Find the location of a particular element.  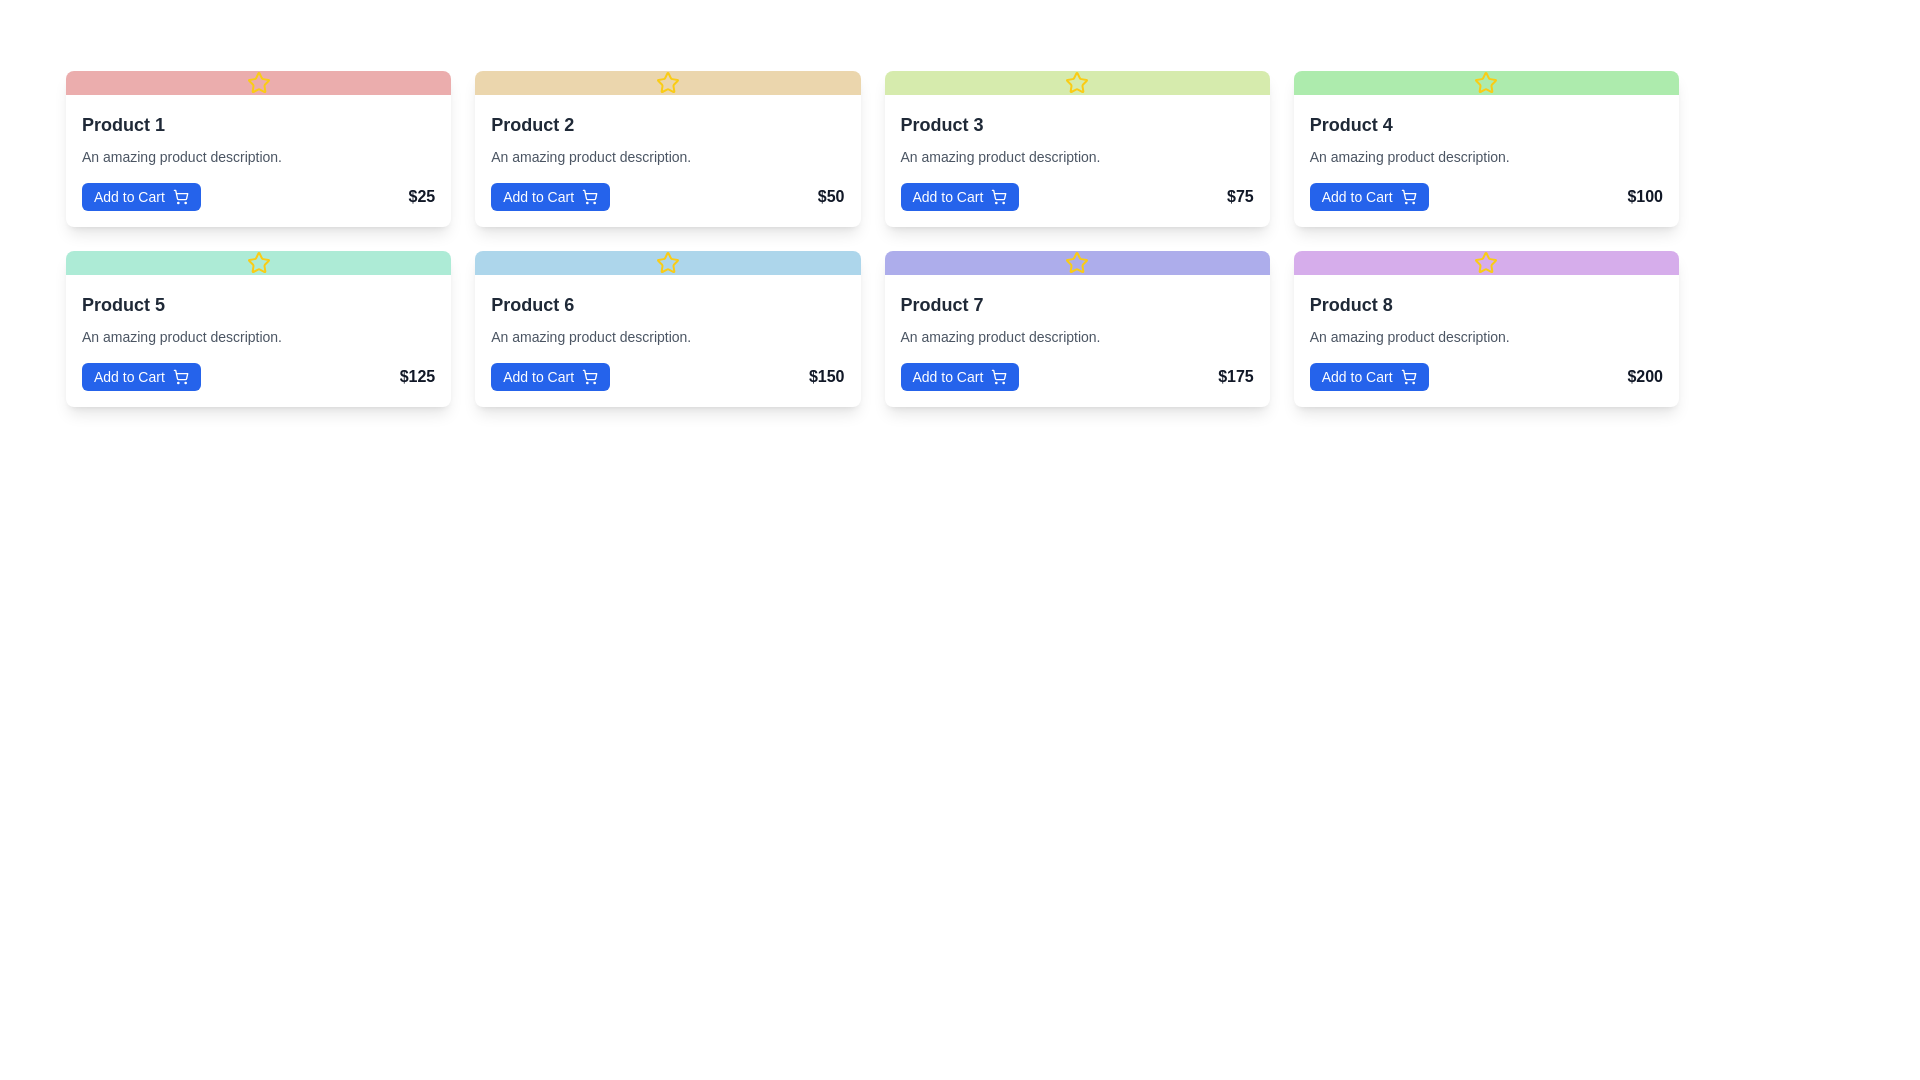

the text label displaying the price '$75' located in the lower-right corner of the card labeled 'Product 3' is located at coordinates (1239, 196).